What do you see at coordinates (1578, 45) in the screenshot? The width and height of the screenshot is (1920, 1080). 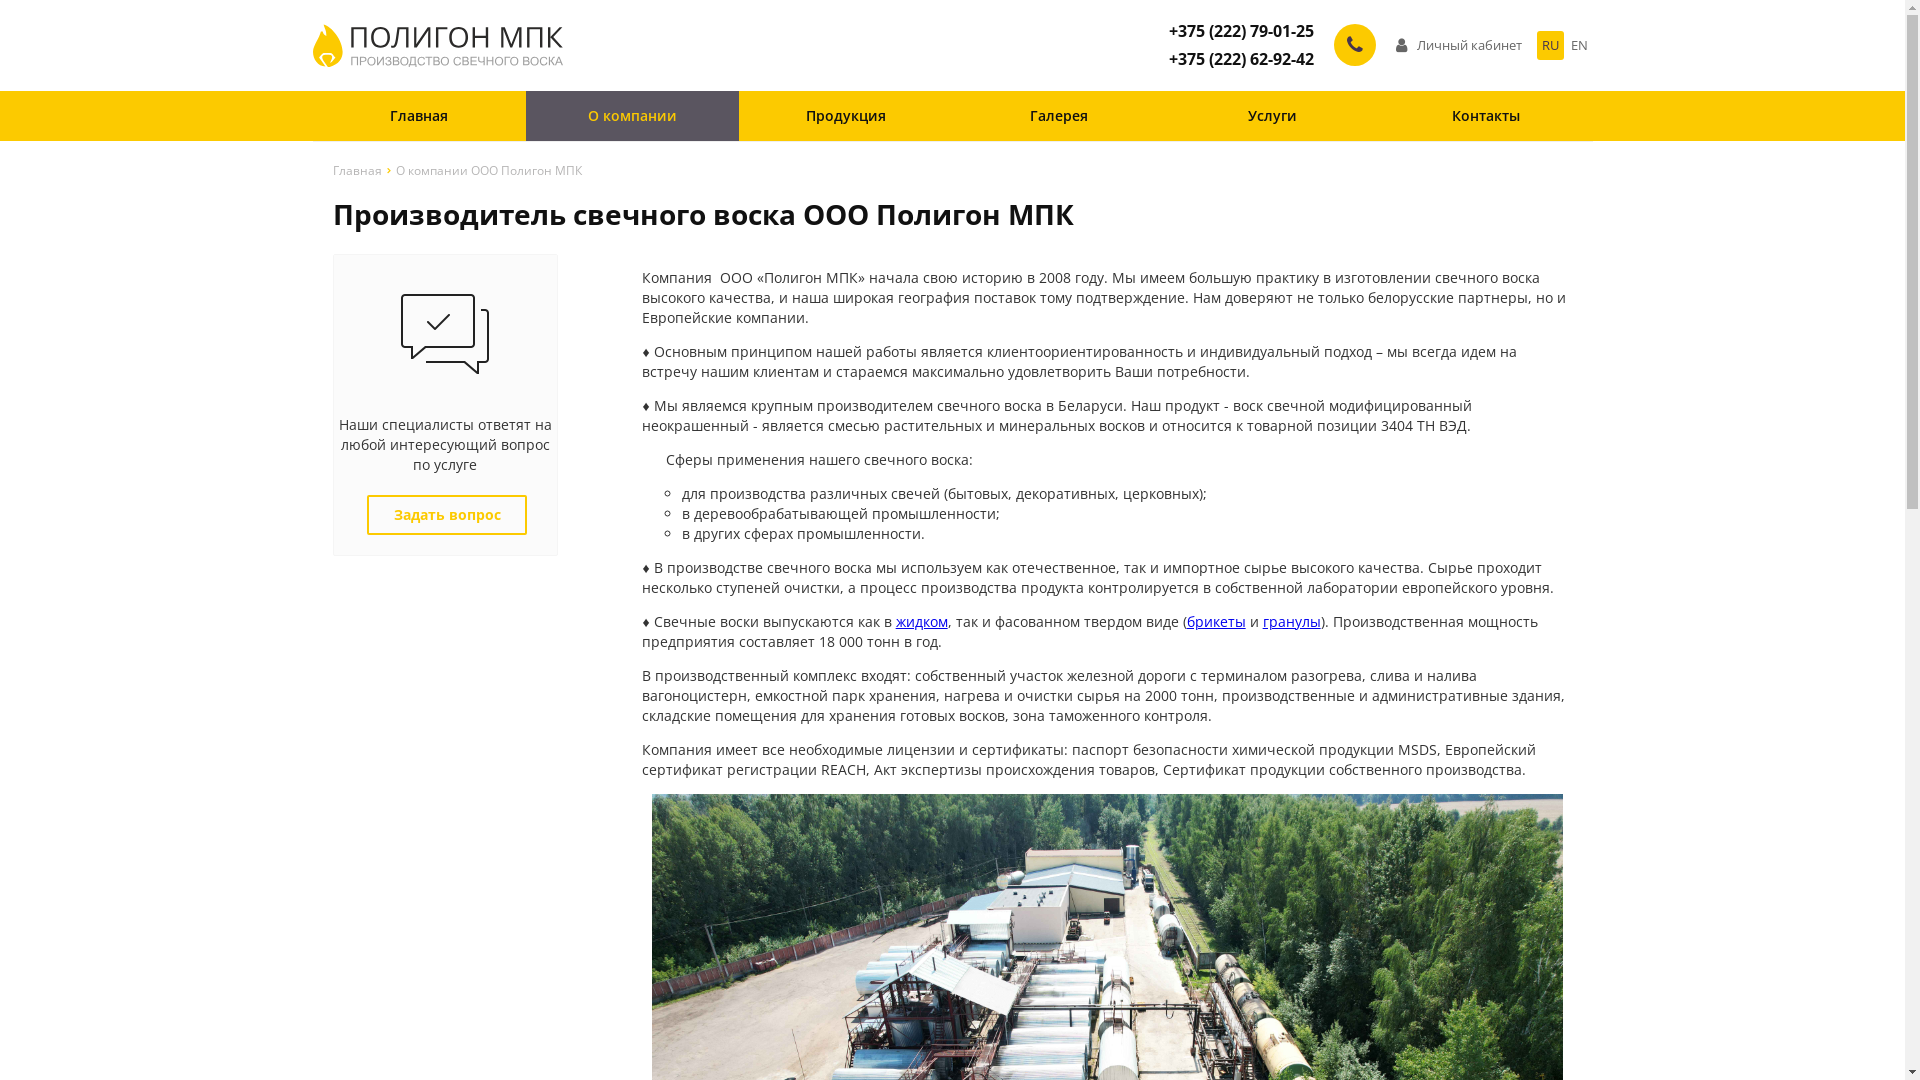 I see `'EN'` at bounding box center [1578, 45].